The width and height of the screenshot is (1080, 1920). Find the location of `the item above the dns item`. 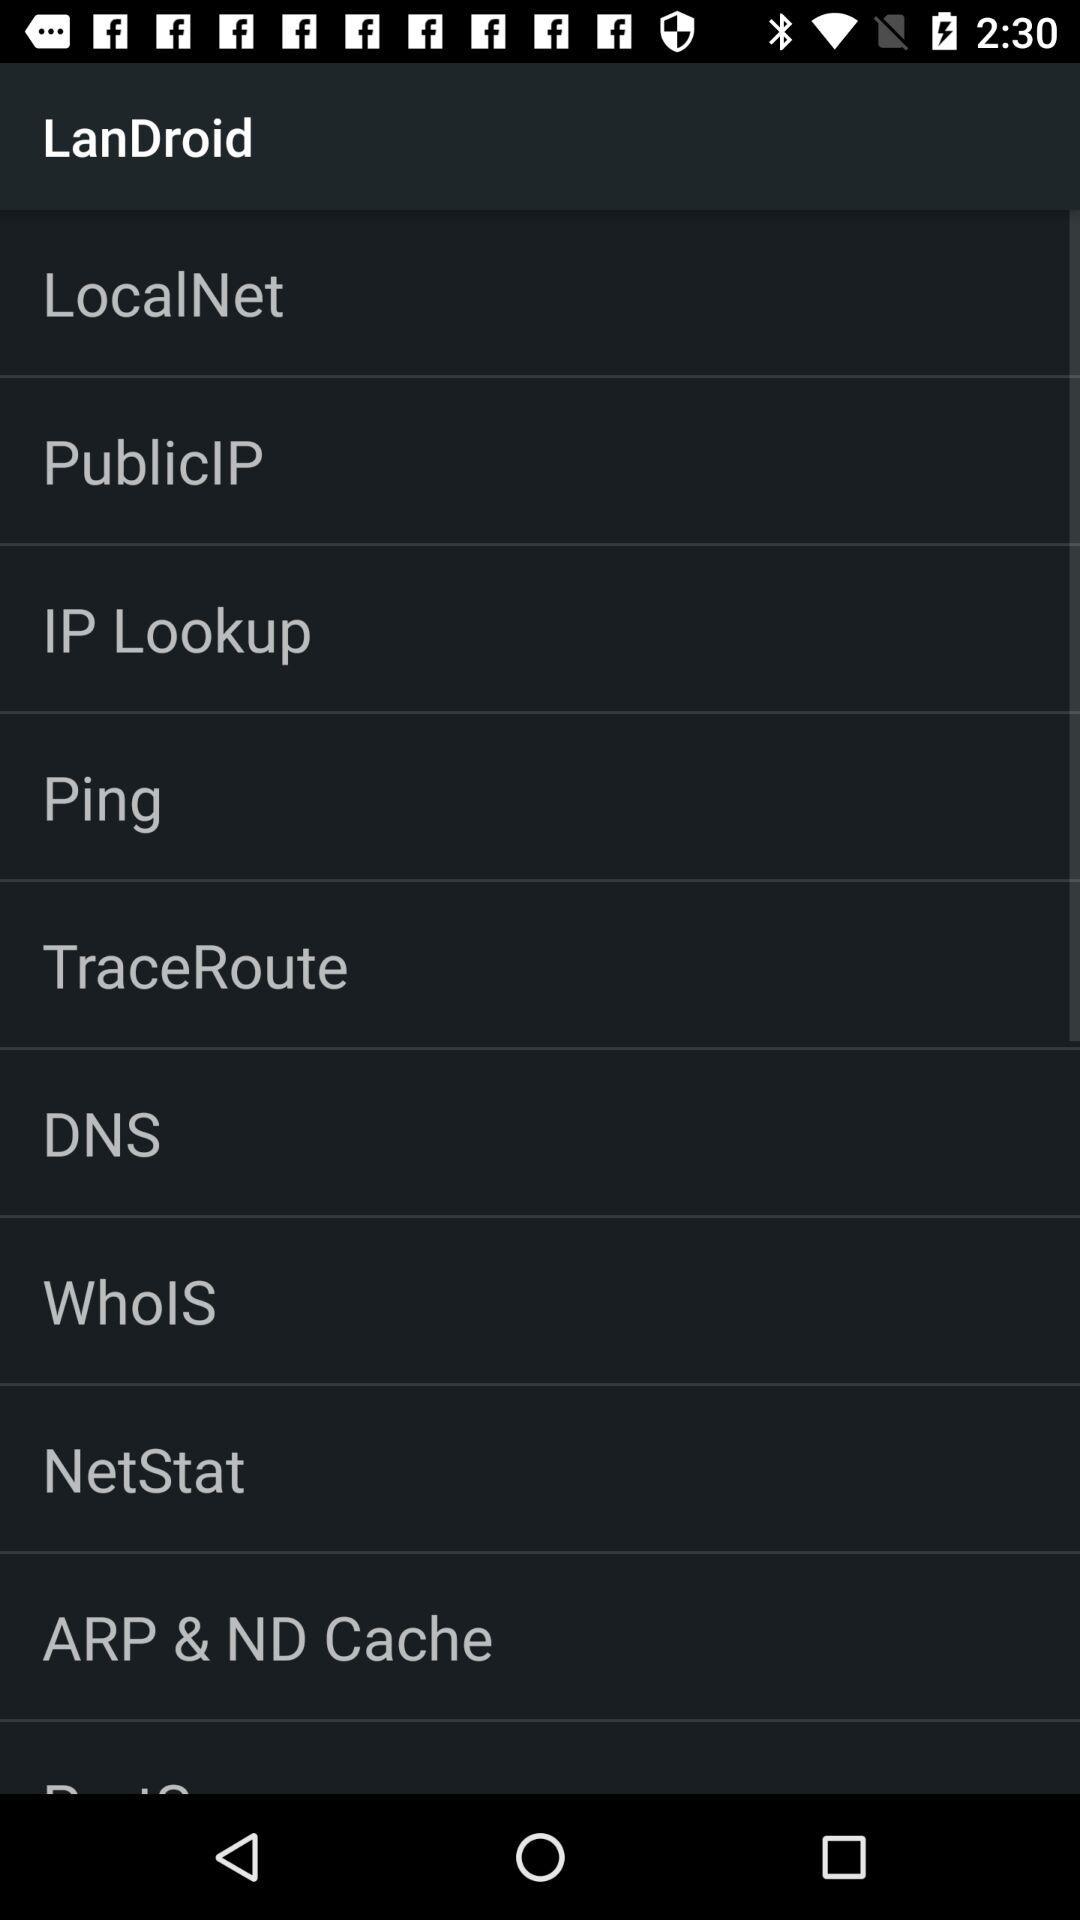

the item above the dns item is located at coordinates (195, 964).